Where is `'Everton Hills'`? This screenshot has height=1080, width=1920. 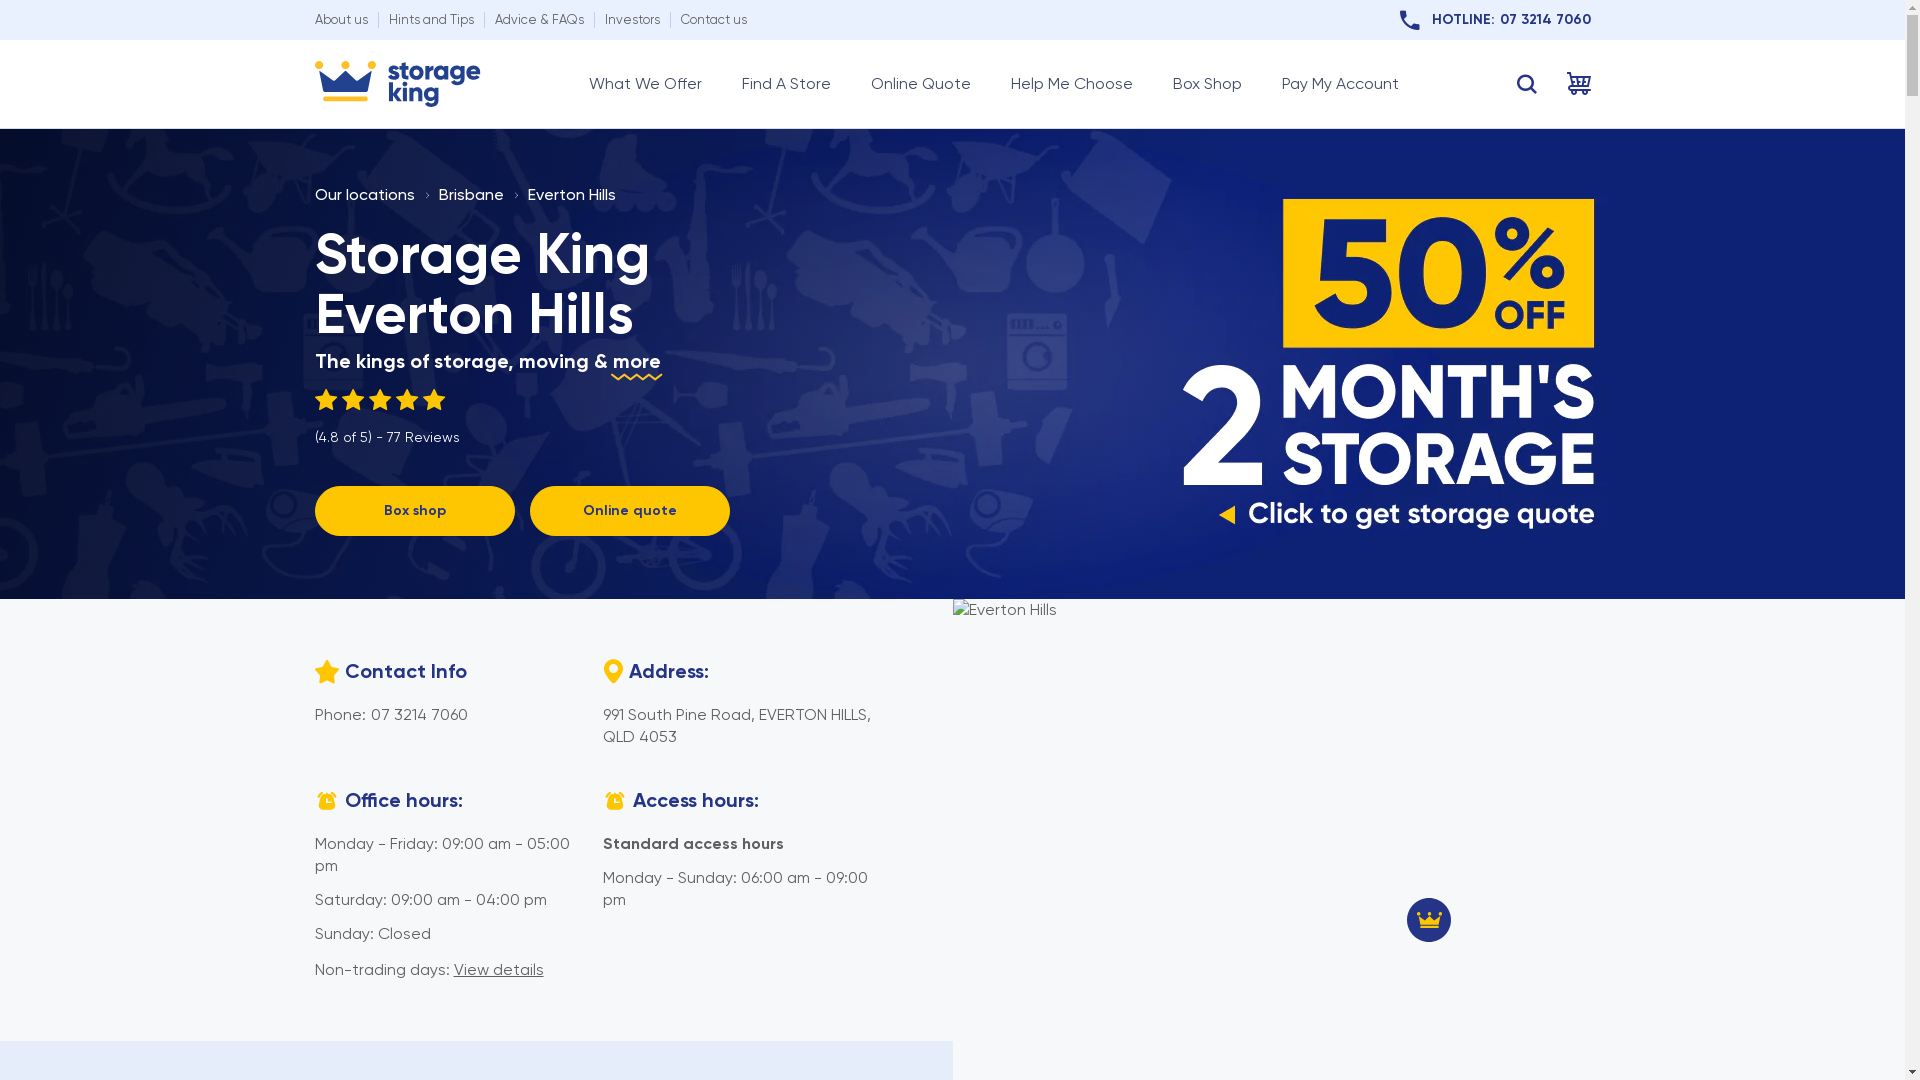
'Everton Hills' is located at coordinates (570, 194).